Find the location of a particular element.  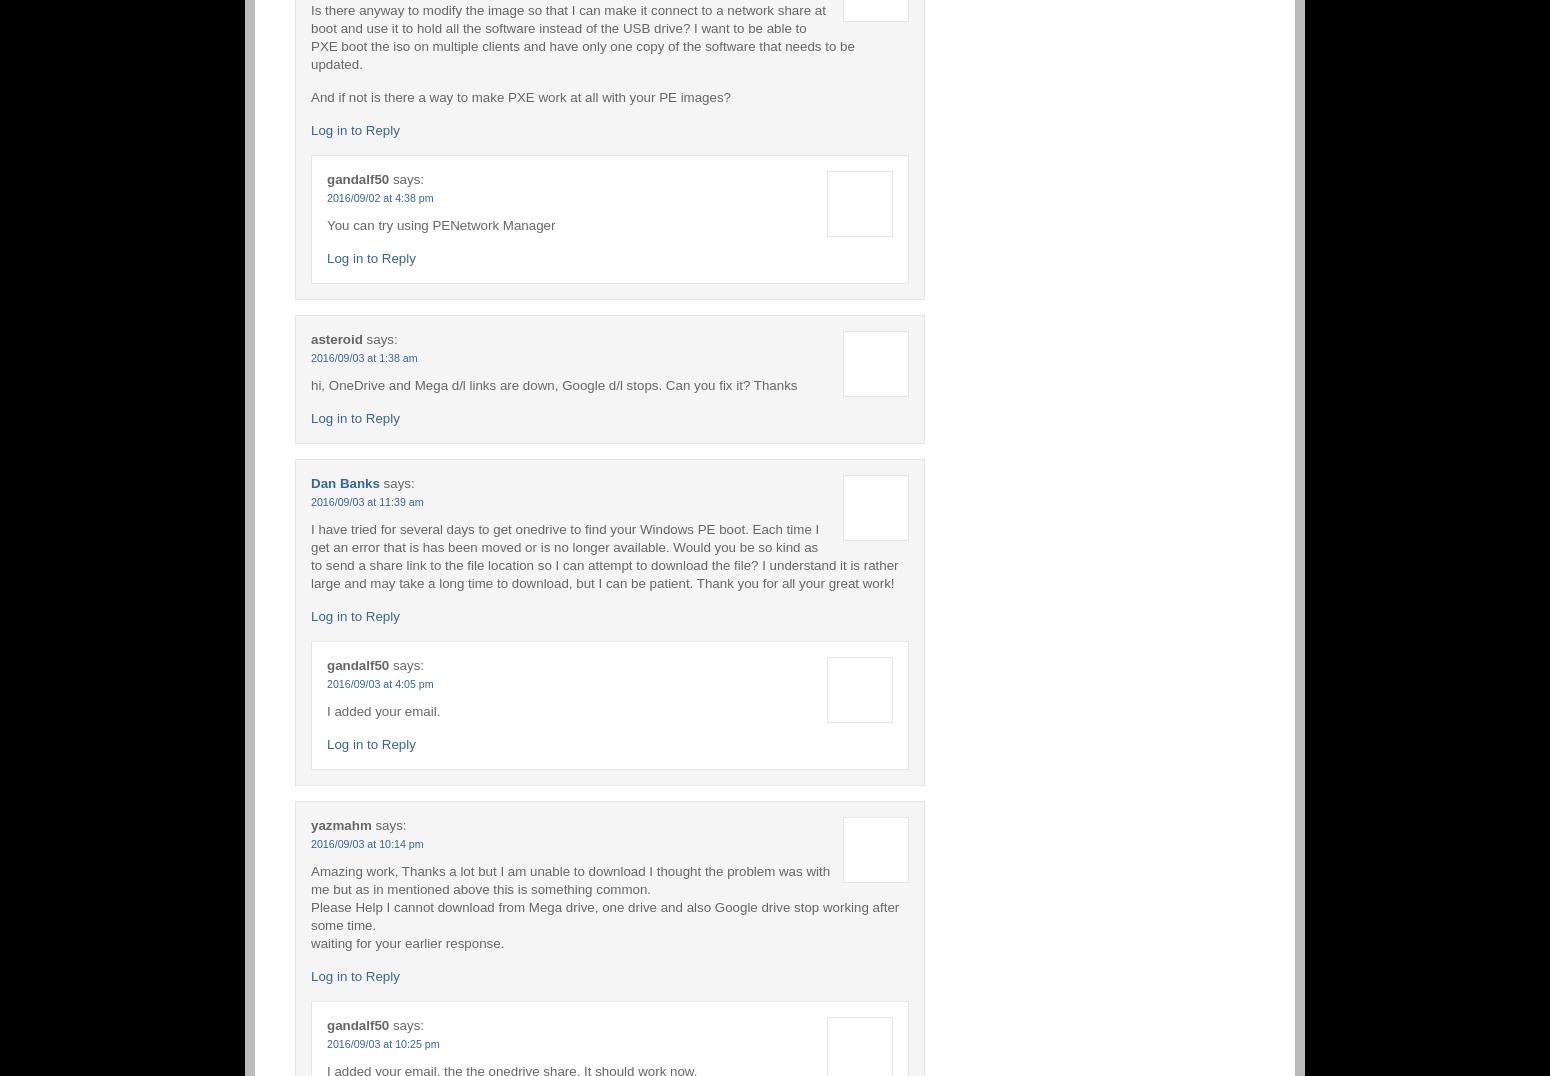

'I added your email.' is located at coordinates (382, 710).